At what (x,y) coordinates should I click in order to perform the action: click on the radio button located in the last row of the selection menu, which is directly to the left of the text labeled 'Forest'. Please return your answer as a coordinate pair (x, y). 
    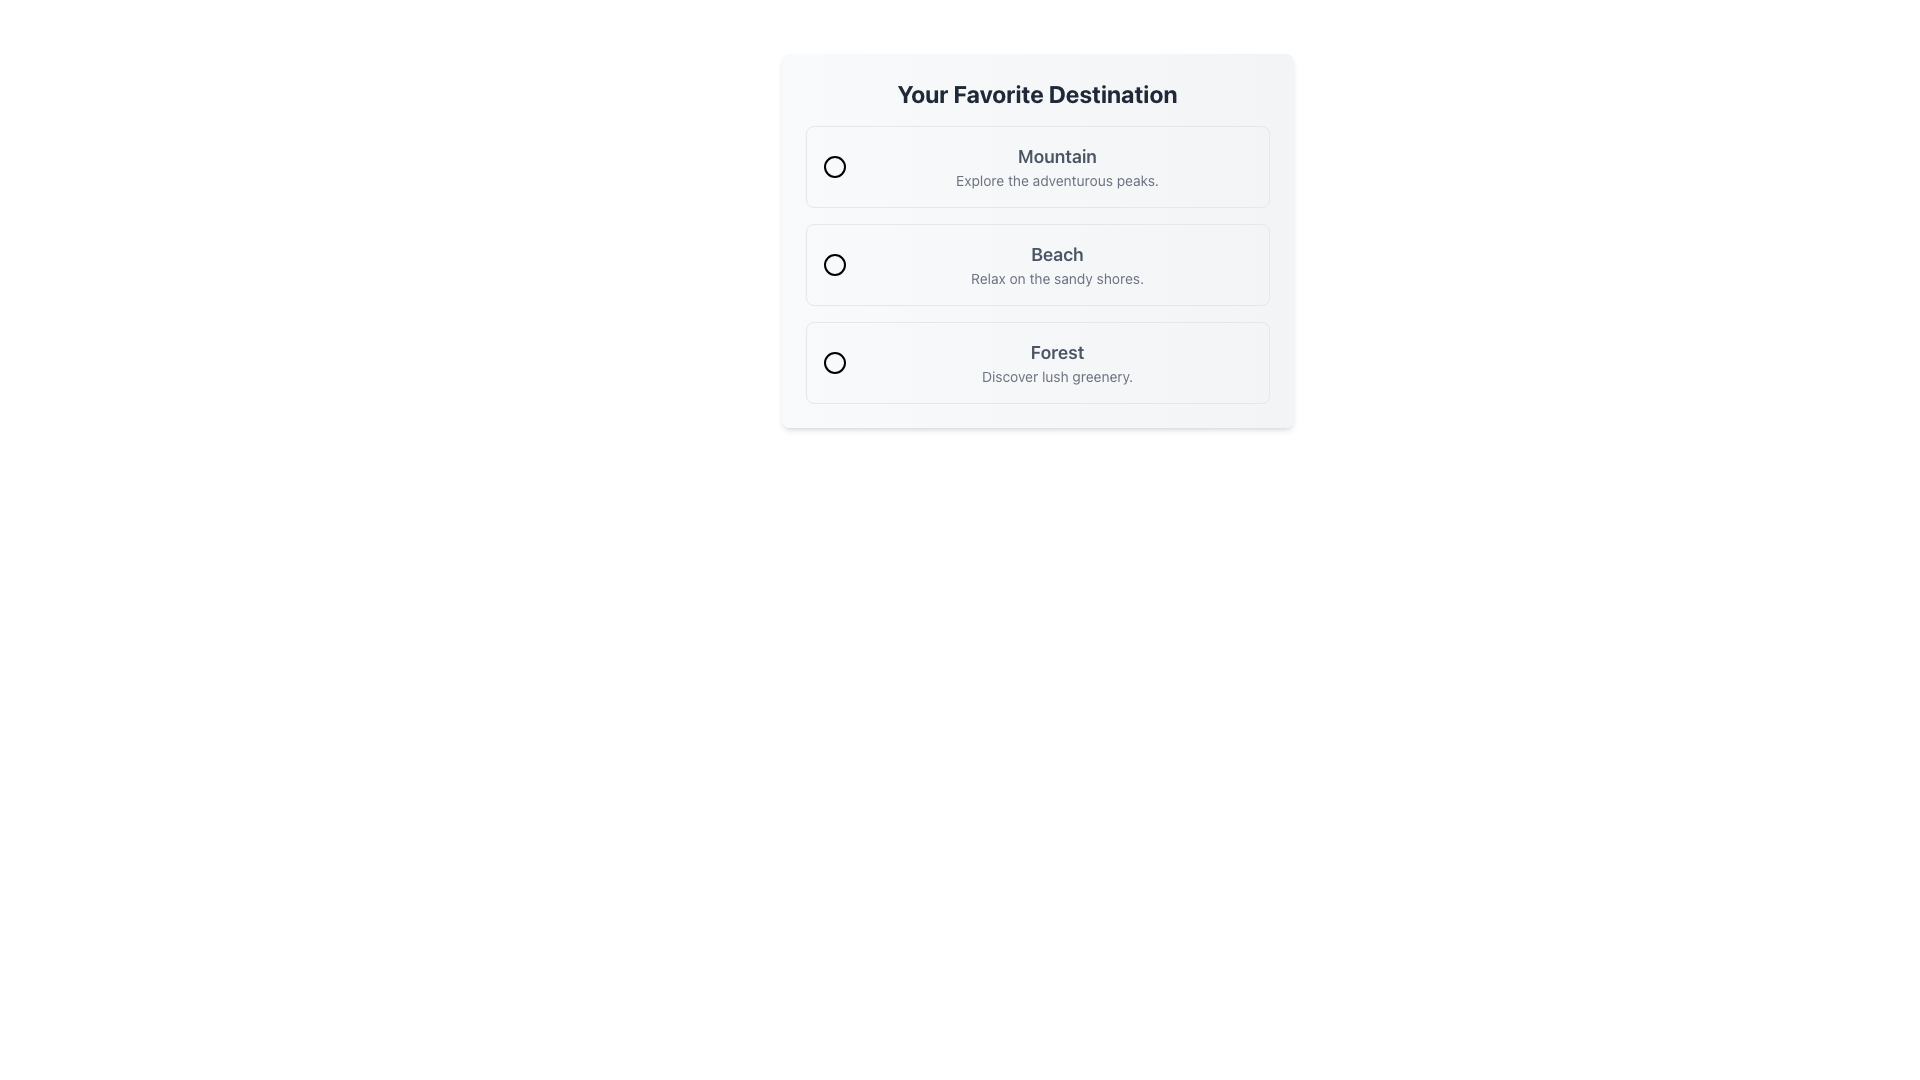
    Looking at the image, I should click on (834, 362).